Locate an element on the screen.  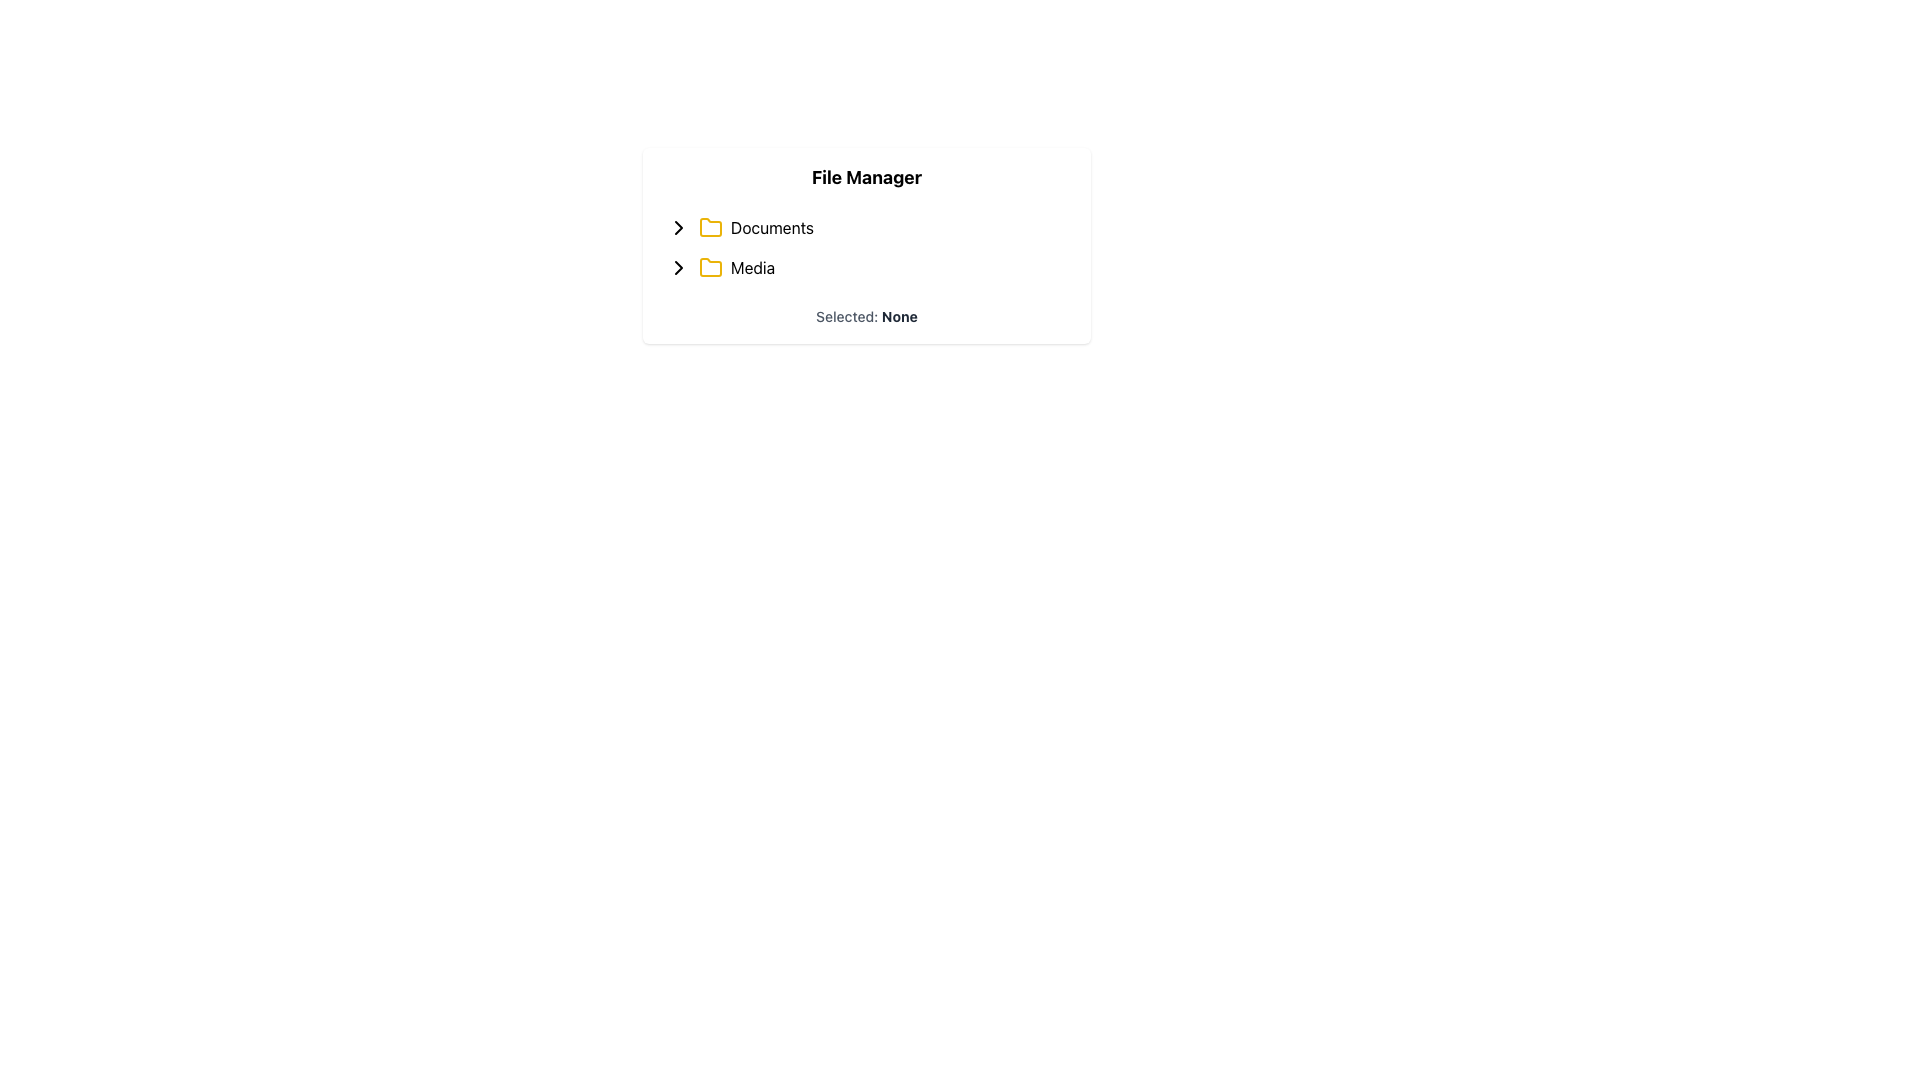
the arrow icon that indicates expandable content in the tree view next to the 'Documents' text is located at coordinates (678, 226).